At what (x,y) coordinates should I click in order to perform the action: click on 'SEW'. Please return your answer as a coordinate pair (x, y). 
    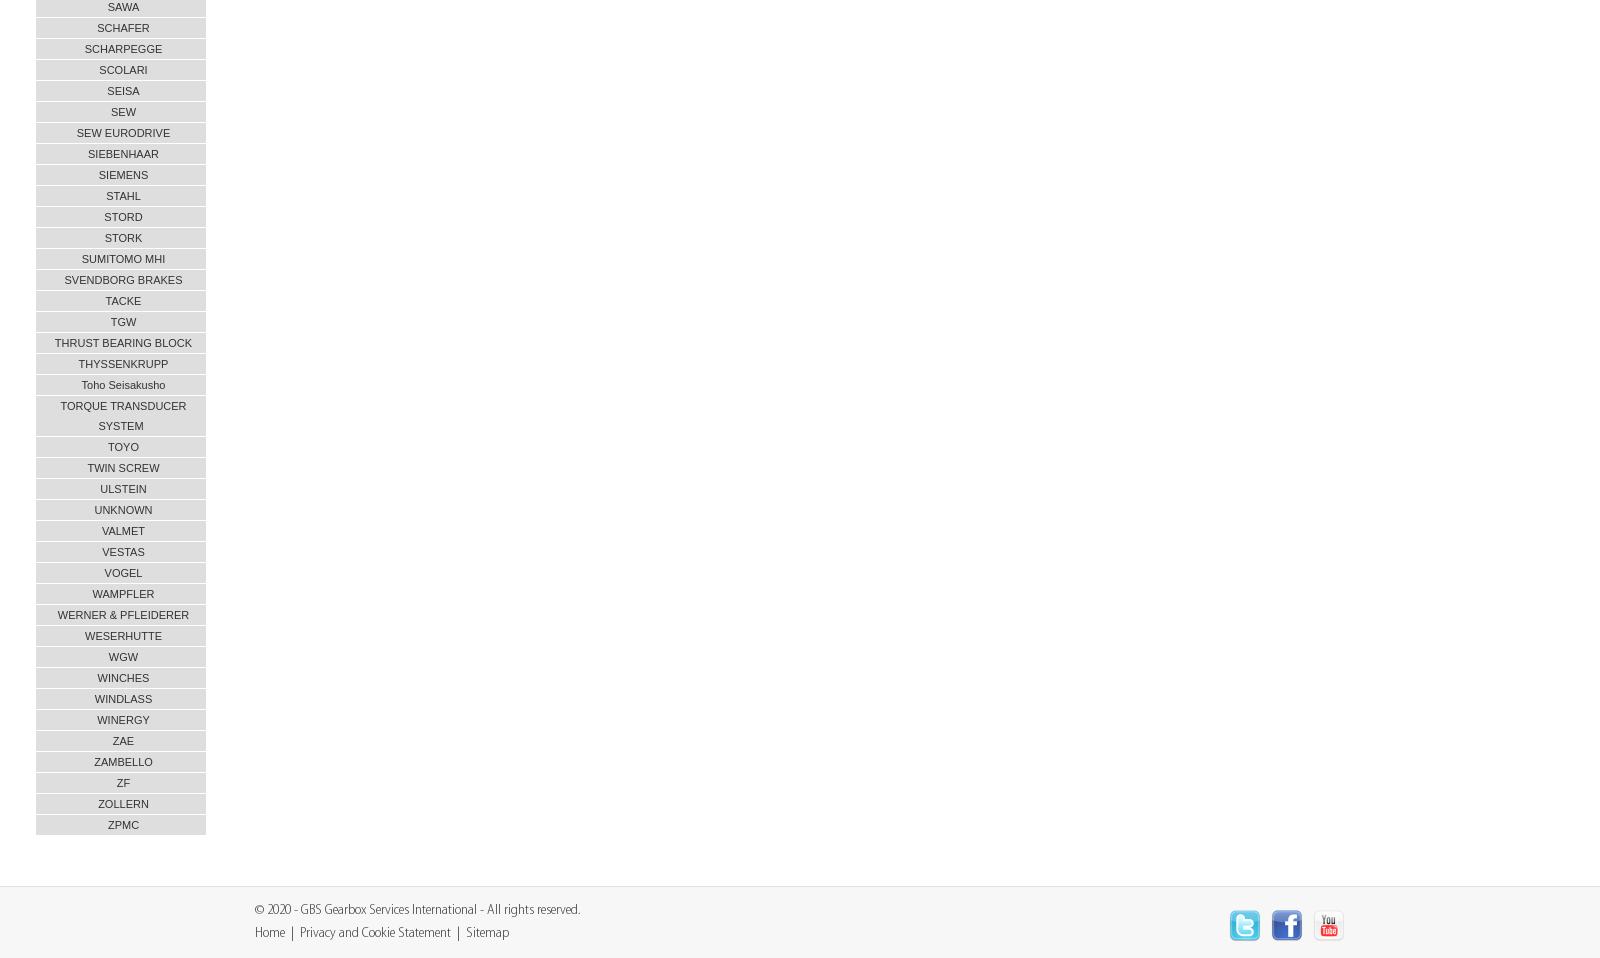
    Looking at the image, I should click on (122, 111).